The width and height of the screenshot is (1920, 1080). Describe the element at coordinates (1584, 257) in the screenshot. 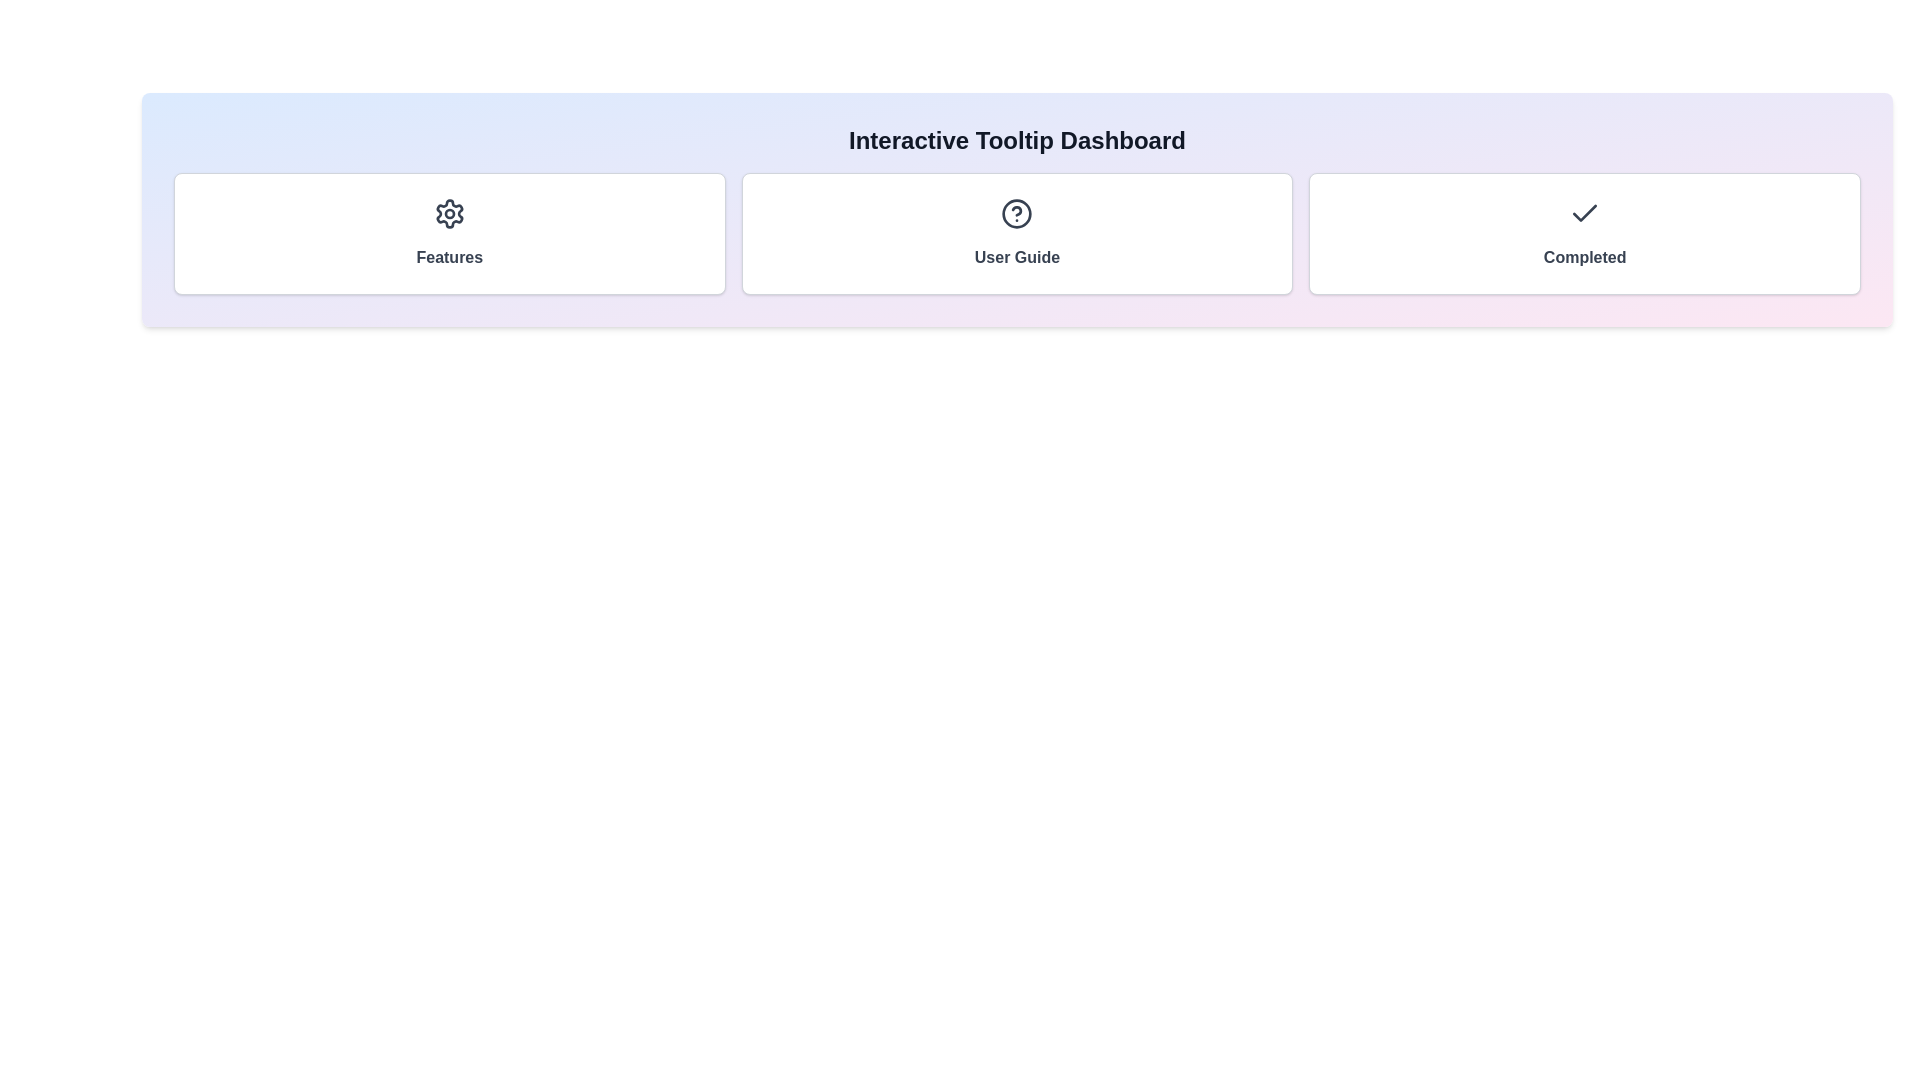

I see `text 'Completed' from the status indicator Text Label located at the bottom center of the card on the rightmost side of the row in the Interactive Tooltip Dashboard` at that location.